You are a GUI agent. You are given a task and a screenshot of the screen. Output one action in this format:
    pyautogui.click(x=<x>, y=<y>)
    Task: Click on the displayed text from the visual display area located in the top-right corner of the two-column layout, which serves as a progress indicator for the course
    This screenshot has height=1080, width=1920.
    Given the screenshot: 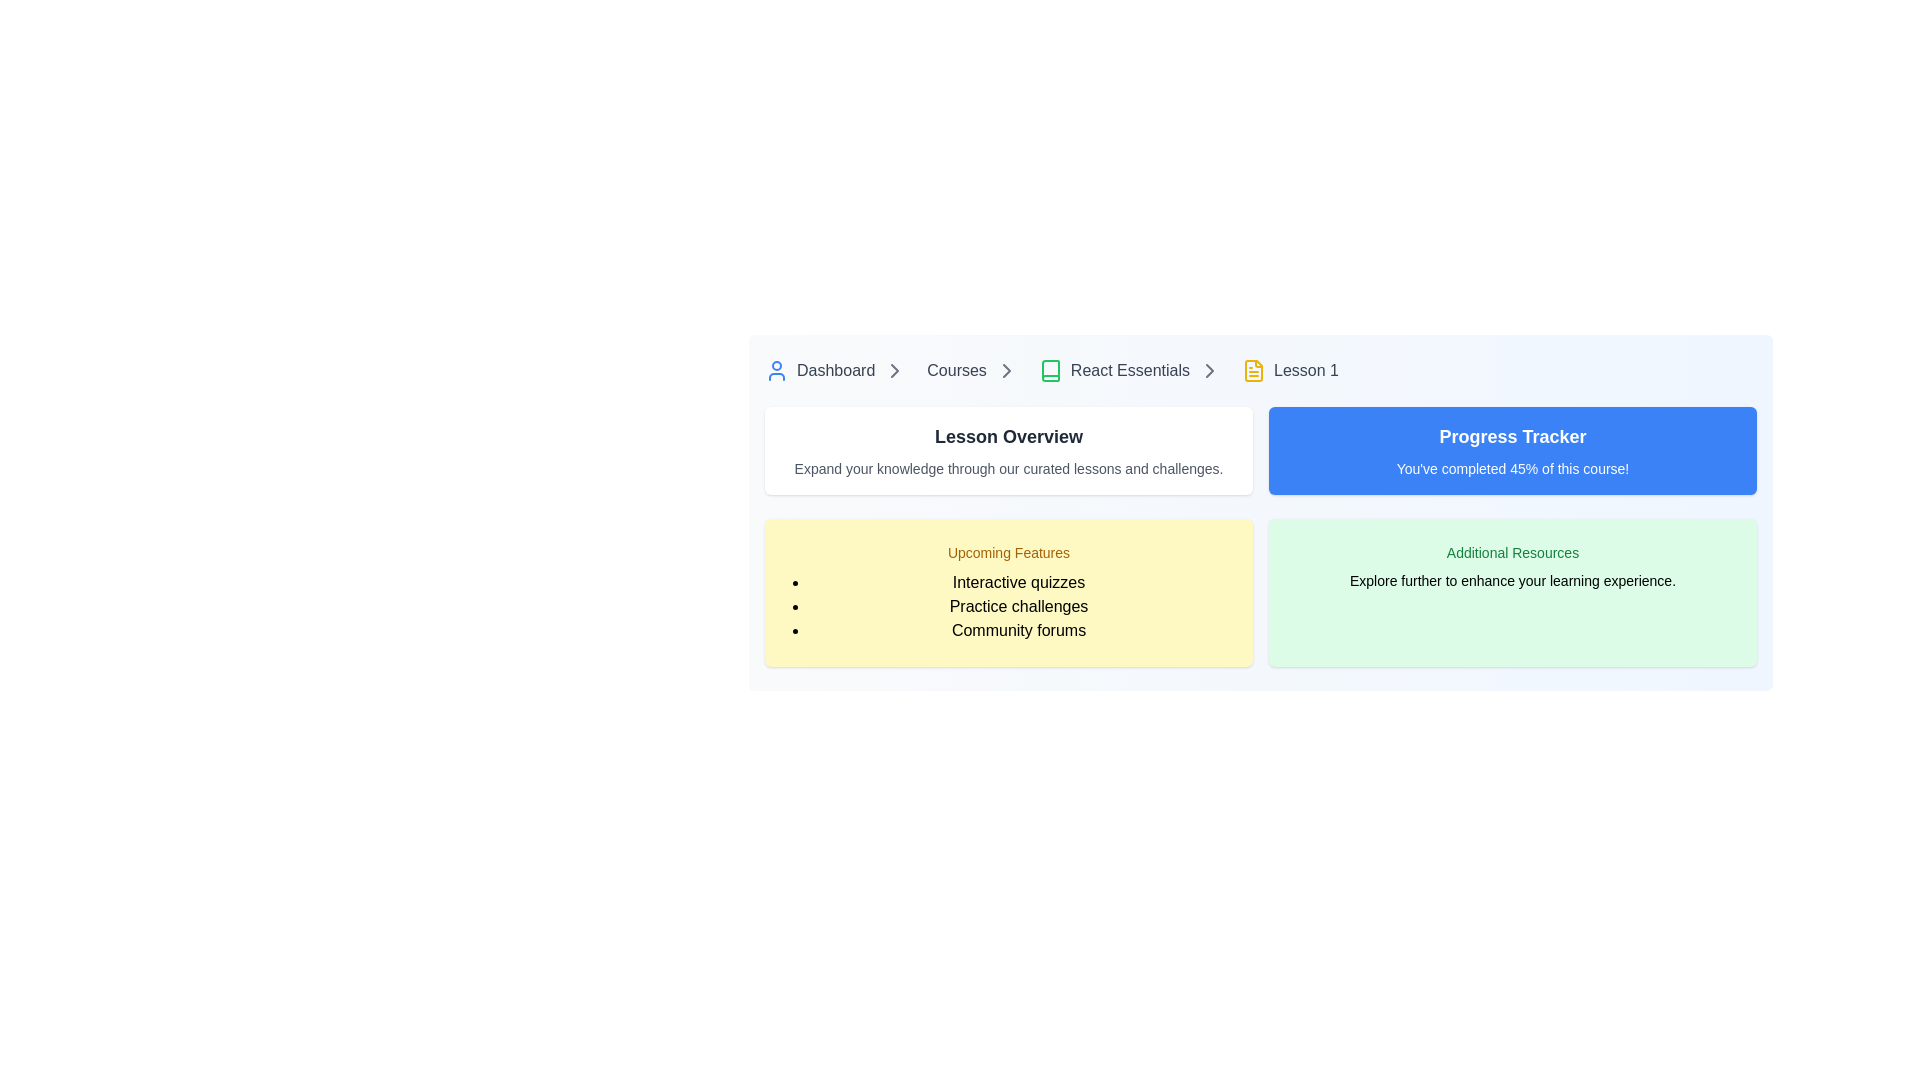 What is the action you would take?
    pyautogui.click(x=1512, y=451)
    